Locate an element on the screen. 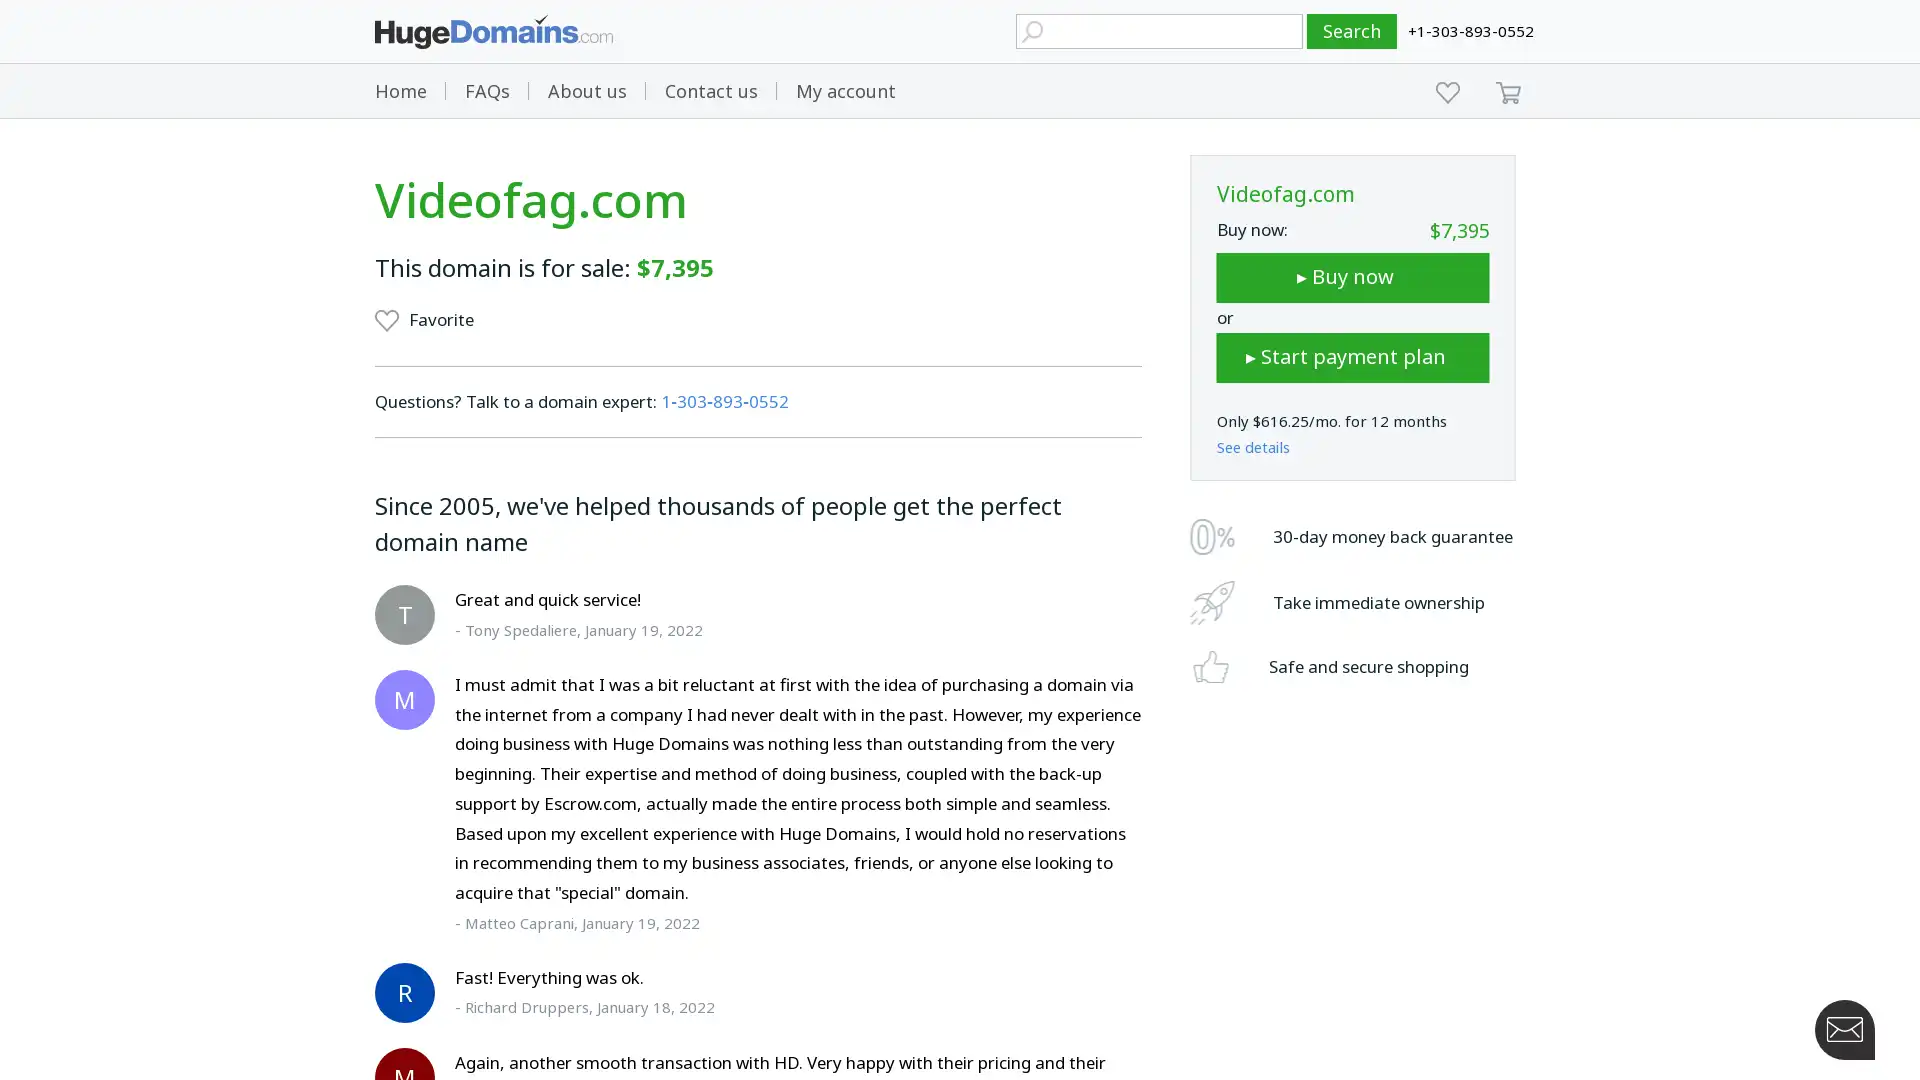 Image resolution: width=1920 pixels, height=1080 pixels. Search is located at coordinates (1352, 31).